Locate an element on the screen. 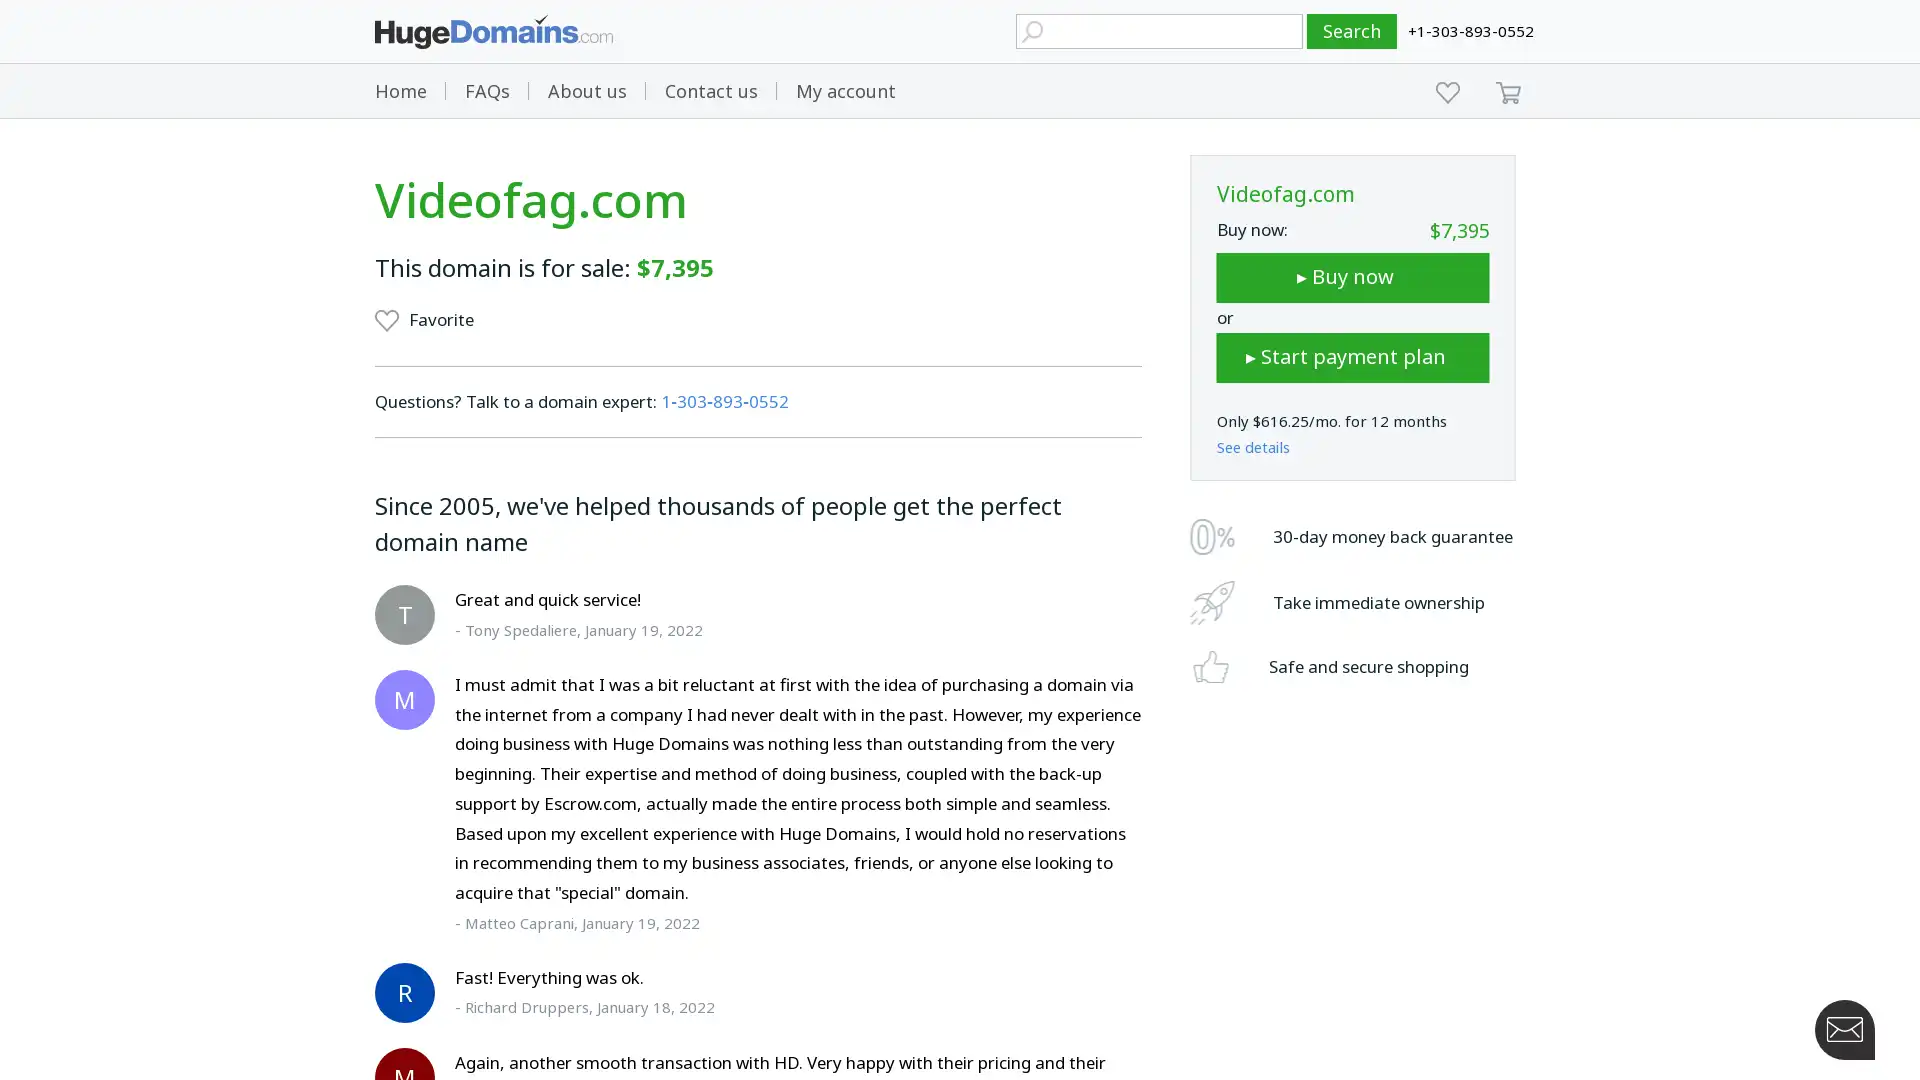 Image resolution: width=1920 pixels, height=1080 pixels. Search is located at coordinates (1352, 31).